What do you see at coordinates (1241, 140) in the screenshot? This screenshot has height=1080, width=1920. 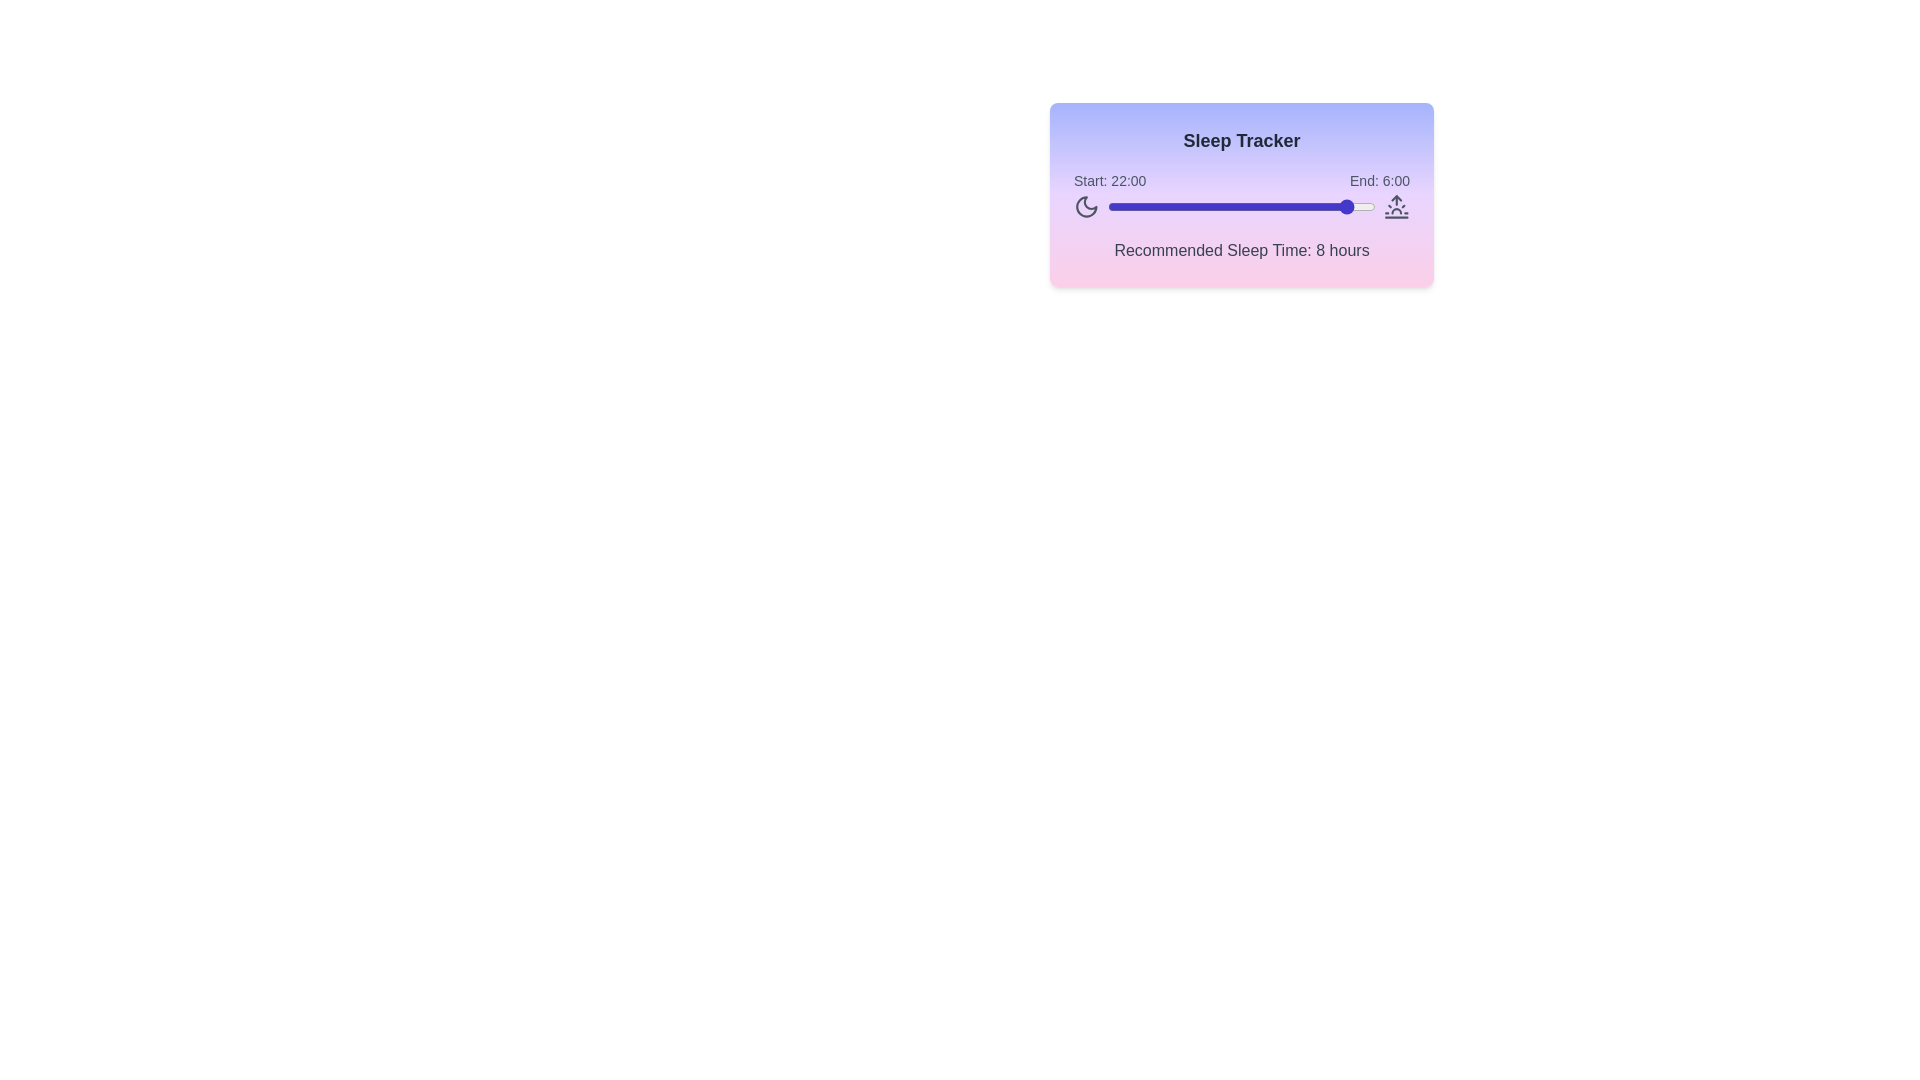 I see `the header text 'Sleep Tracker' by clicking on its center` at bounding box center [1241, 140].